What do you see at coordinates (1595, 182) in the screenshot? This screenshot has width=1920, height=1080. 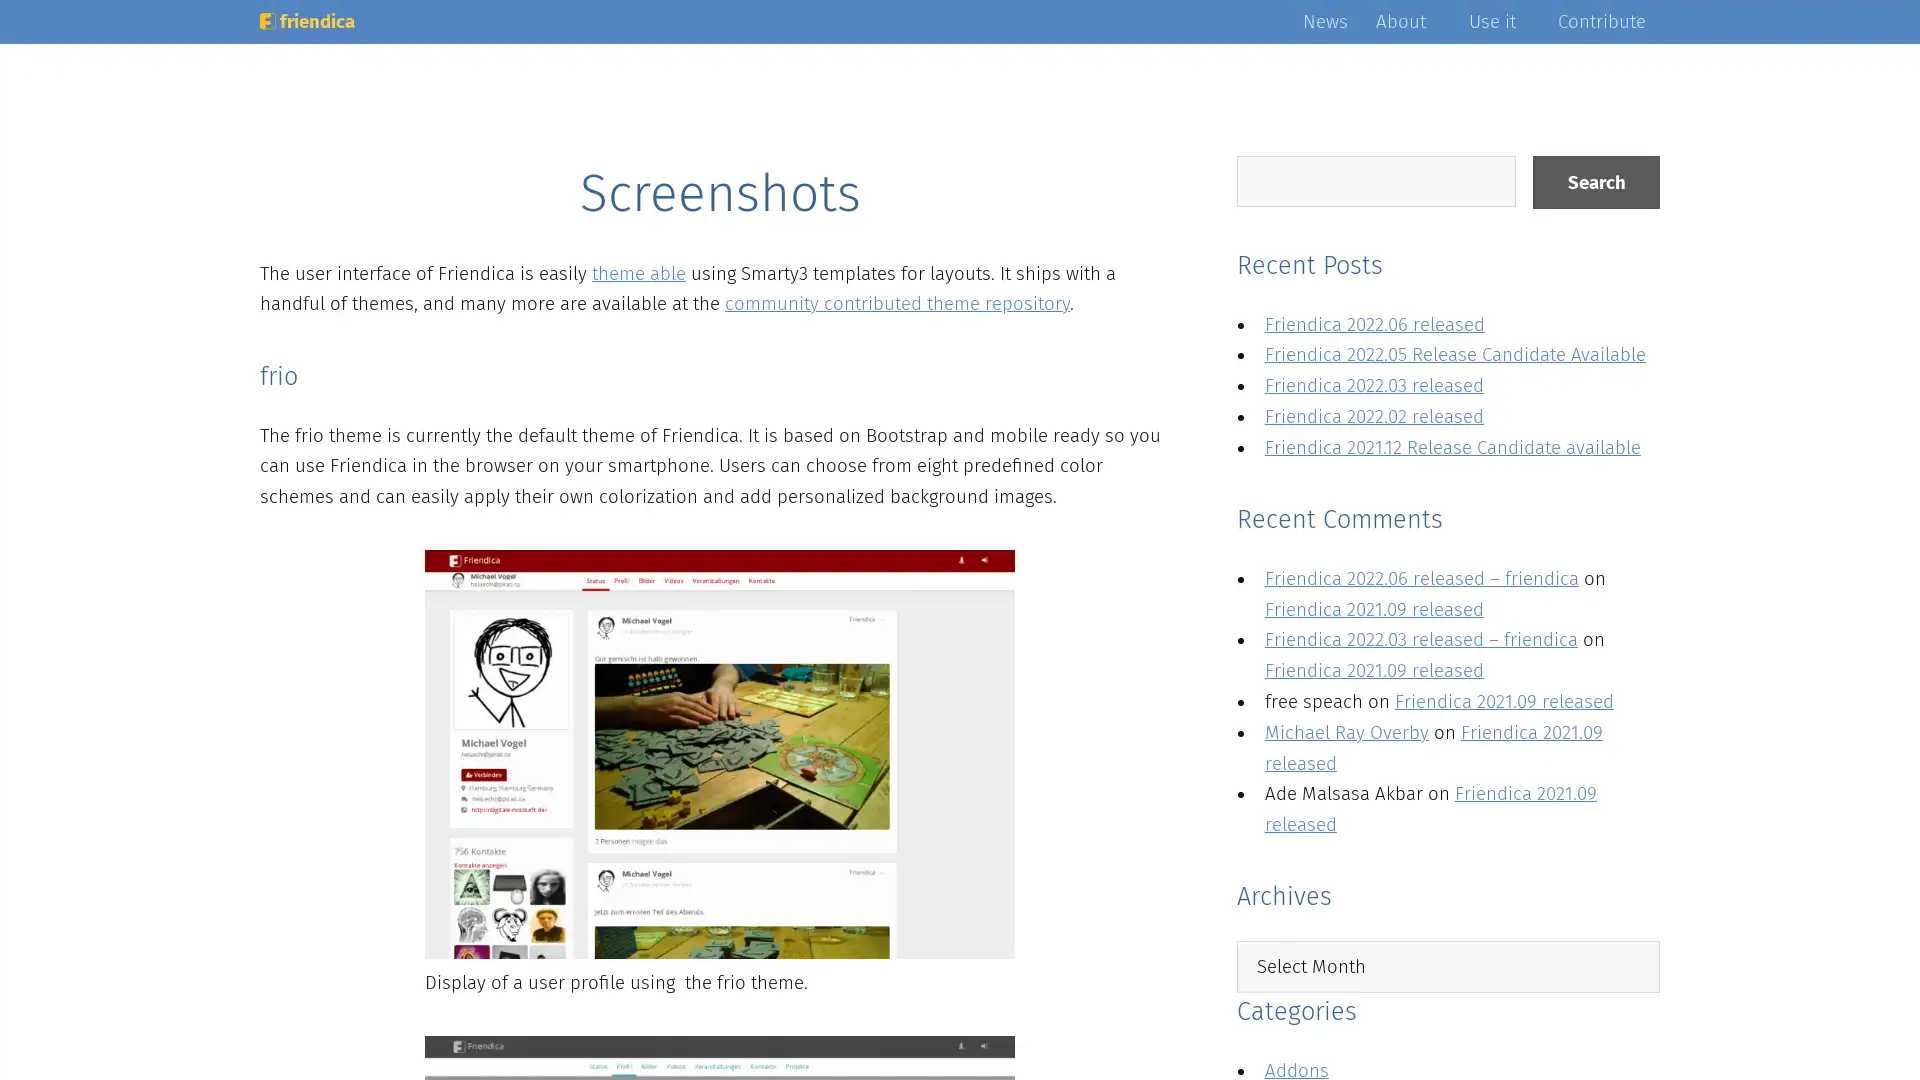 I see `Search` at bounding box center [1595, 182].